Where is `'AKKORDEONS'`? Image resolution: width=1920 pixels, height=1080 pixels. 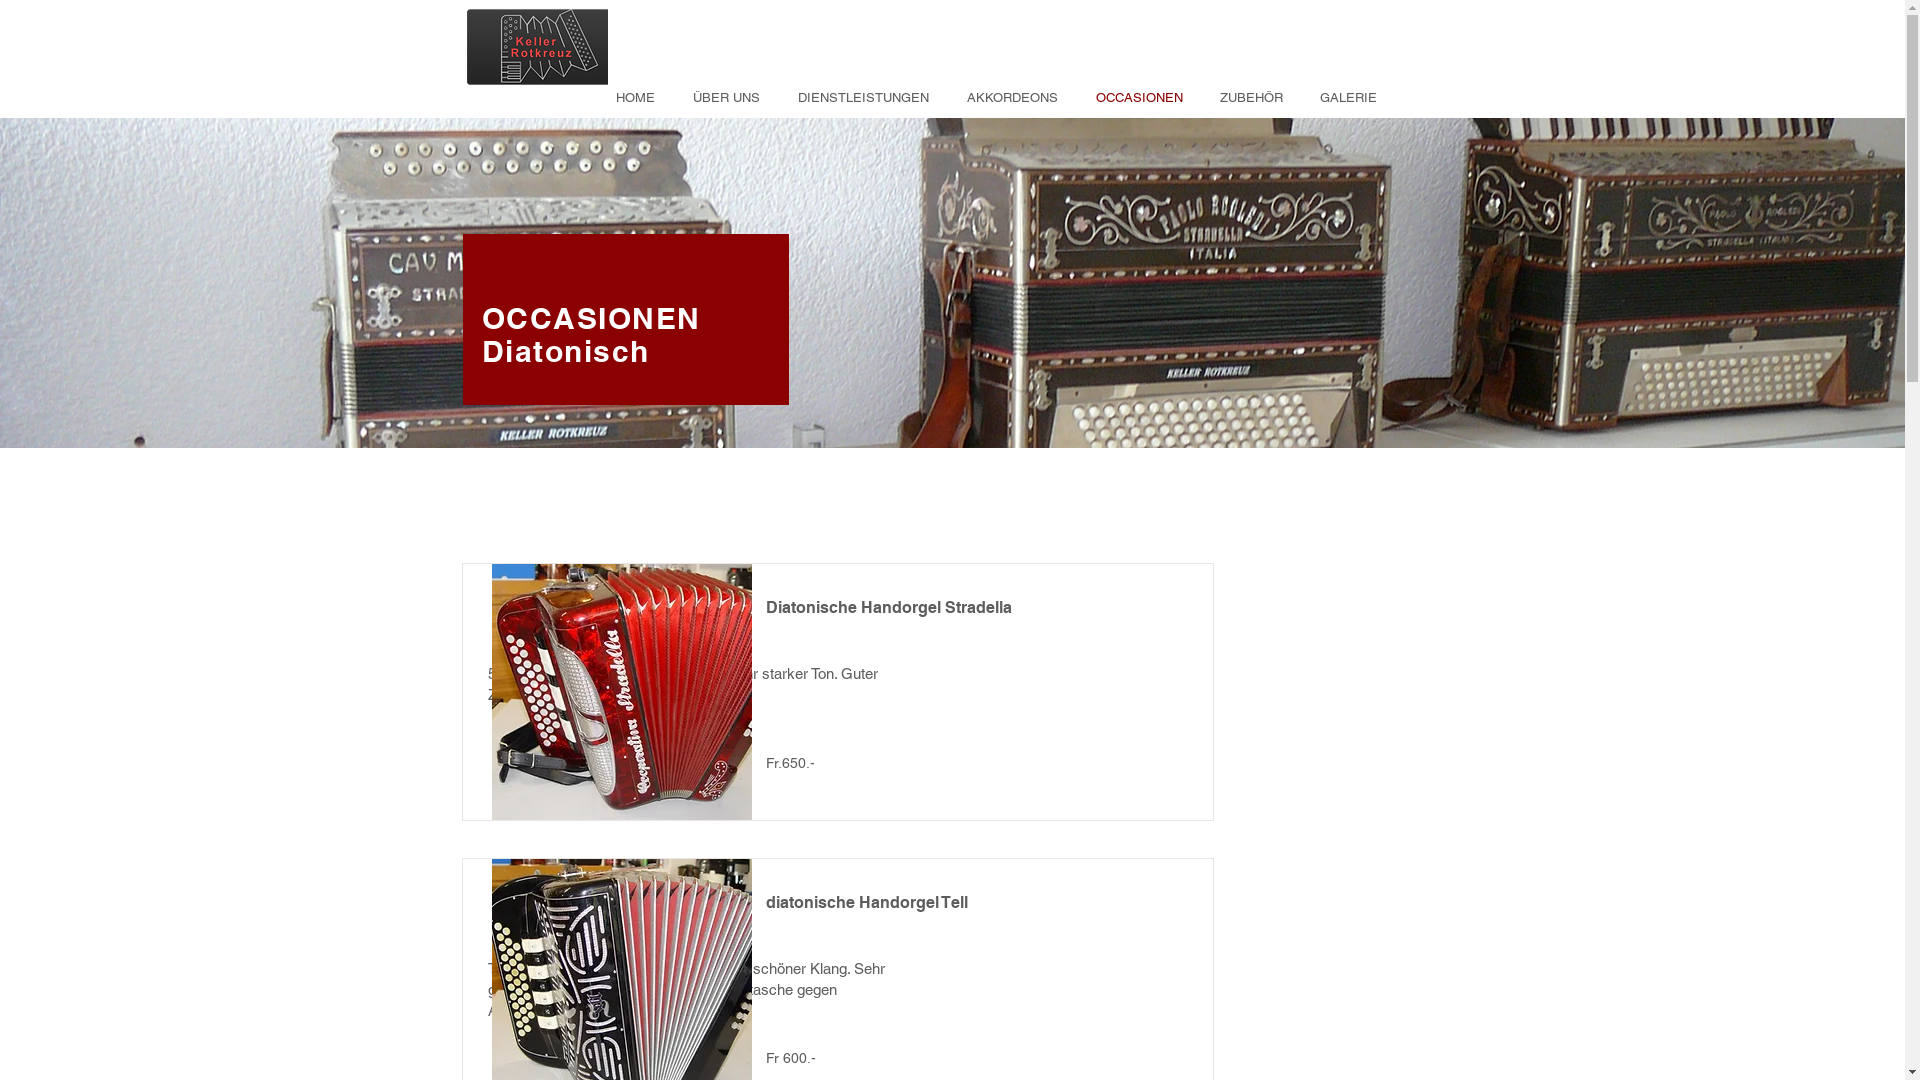 'AKKORDEONS' is located at coordinates (1008, 97).